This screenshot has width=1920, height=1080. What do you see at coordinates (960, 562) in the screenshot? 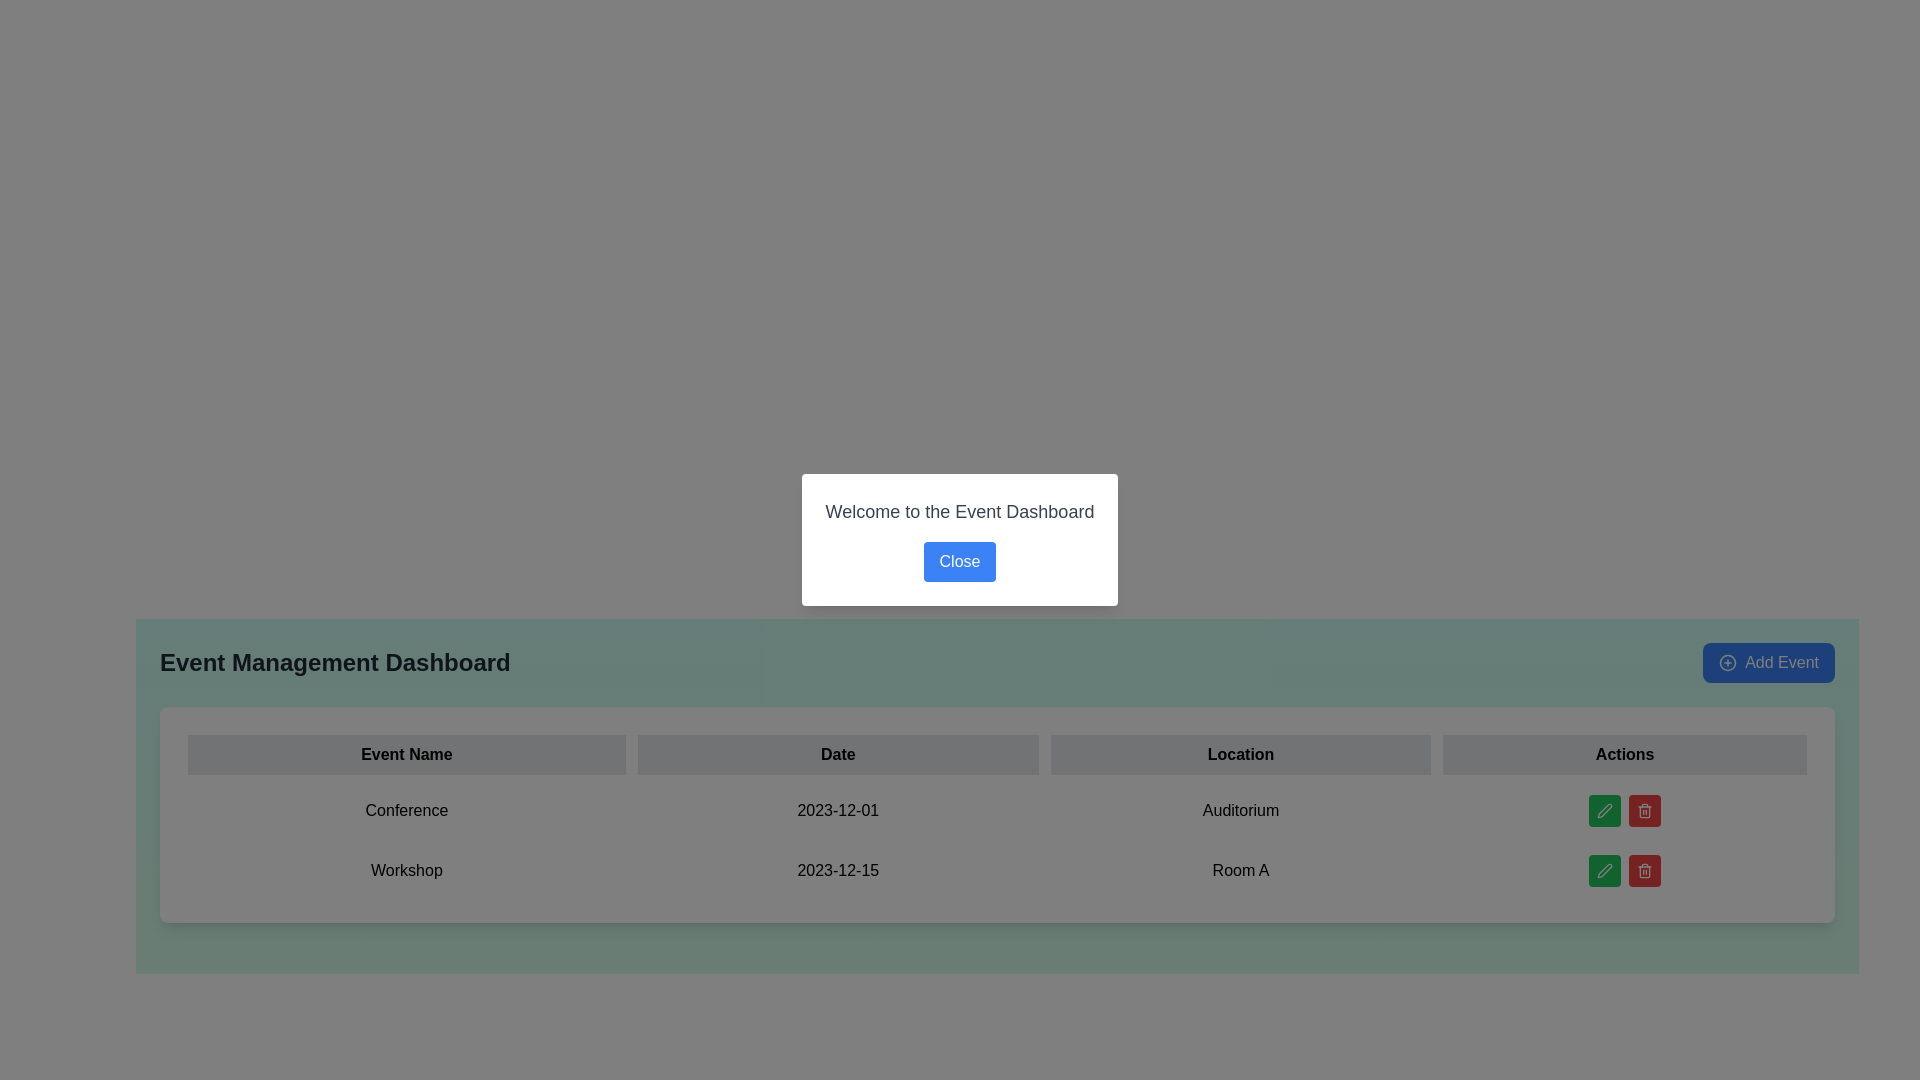
I see `the button located at the bottom of the white modal dialog box` at bounding box center [960, 562].